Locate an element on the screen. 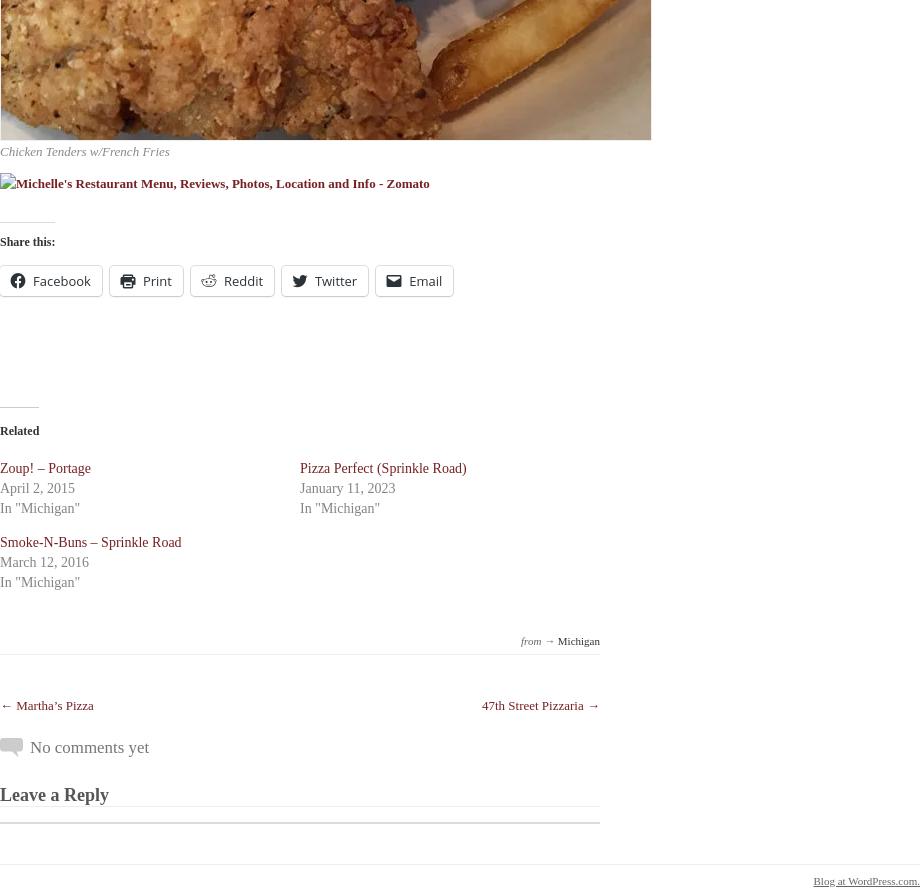 This screenshot has height=892, width=920. 'Share this:' is located at coordinates (27, 241).